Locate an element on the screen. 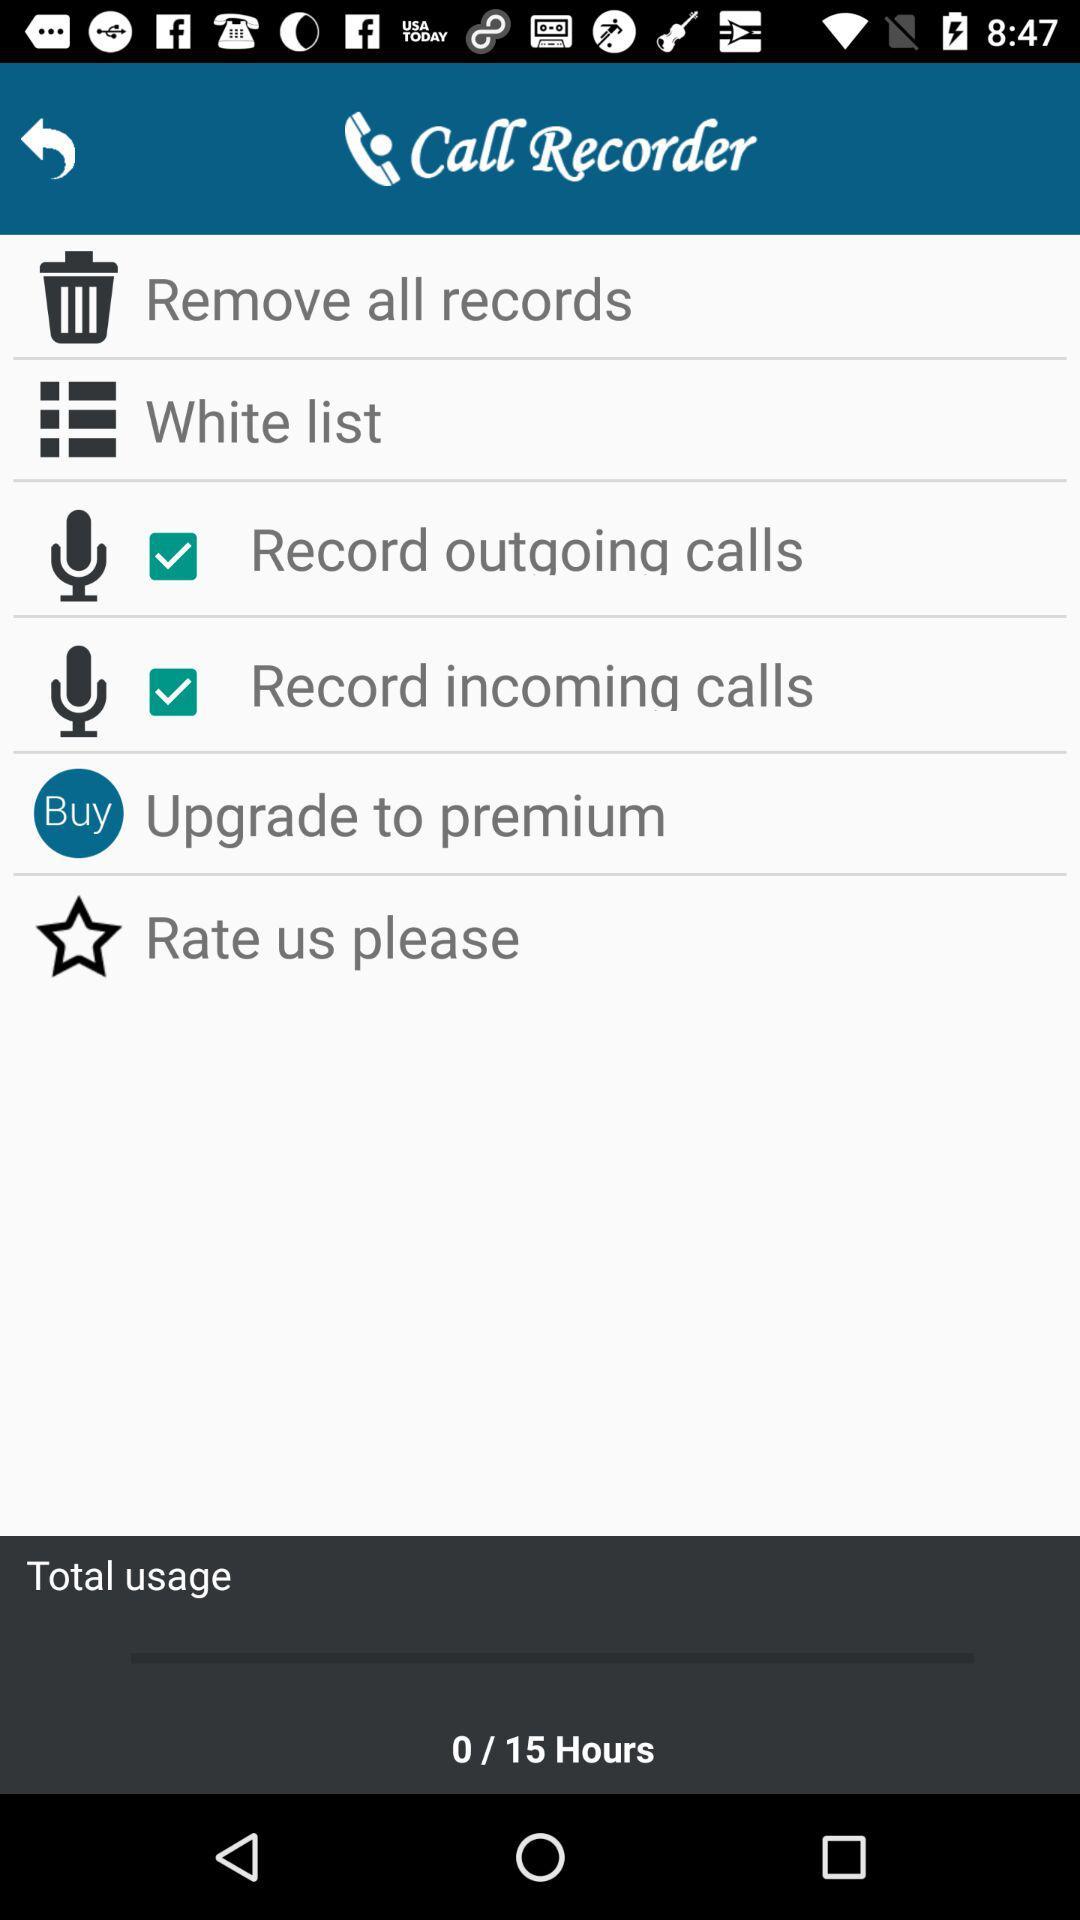  app next to record outgoing calls is located at coordinates (183, 556).